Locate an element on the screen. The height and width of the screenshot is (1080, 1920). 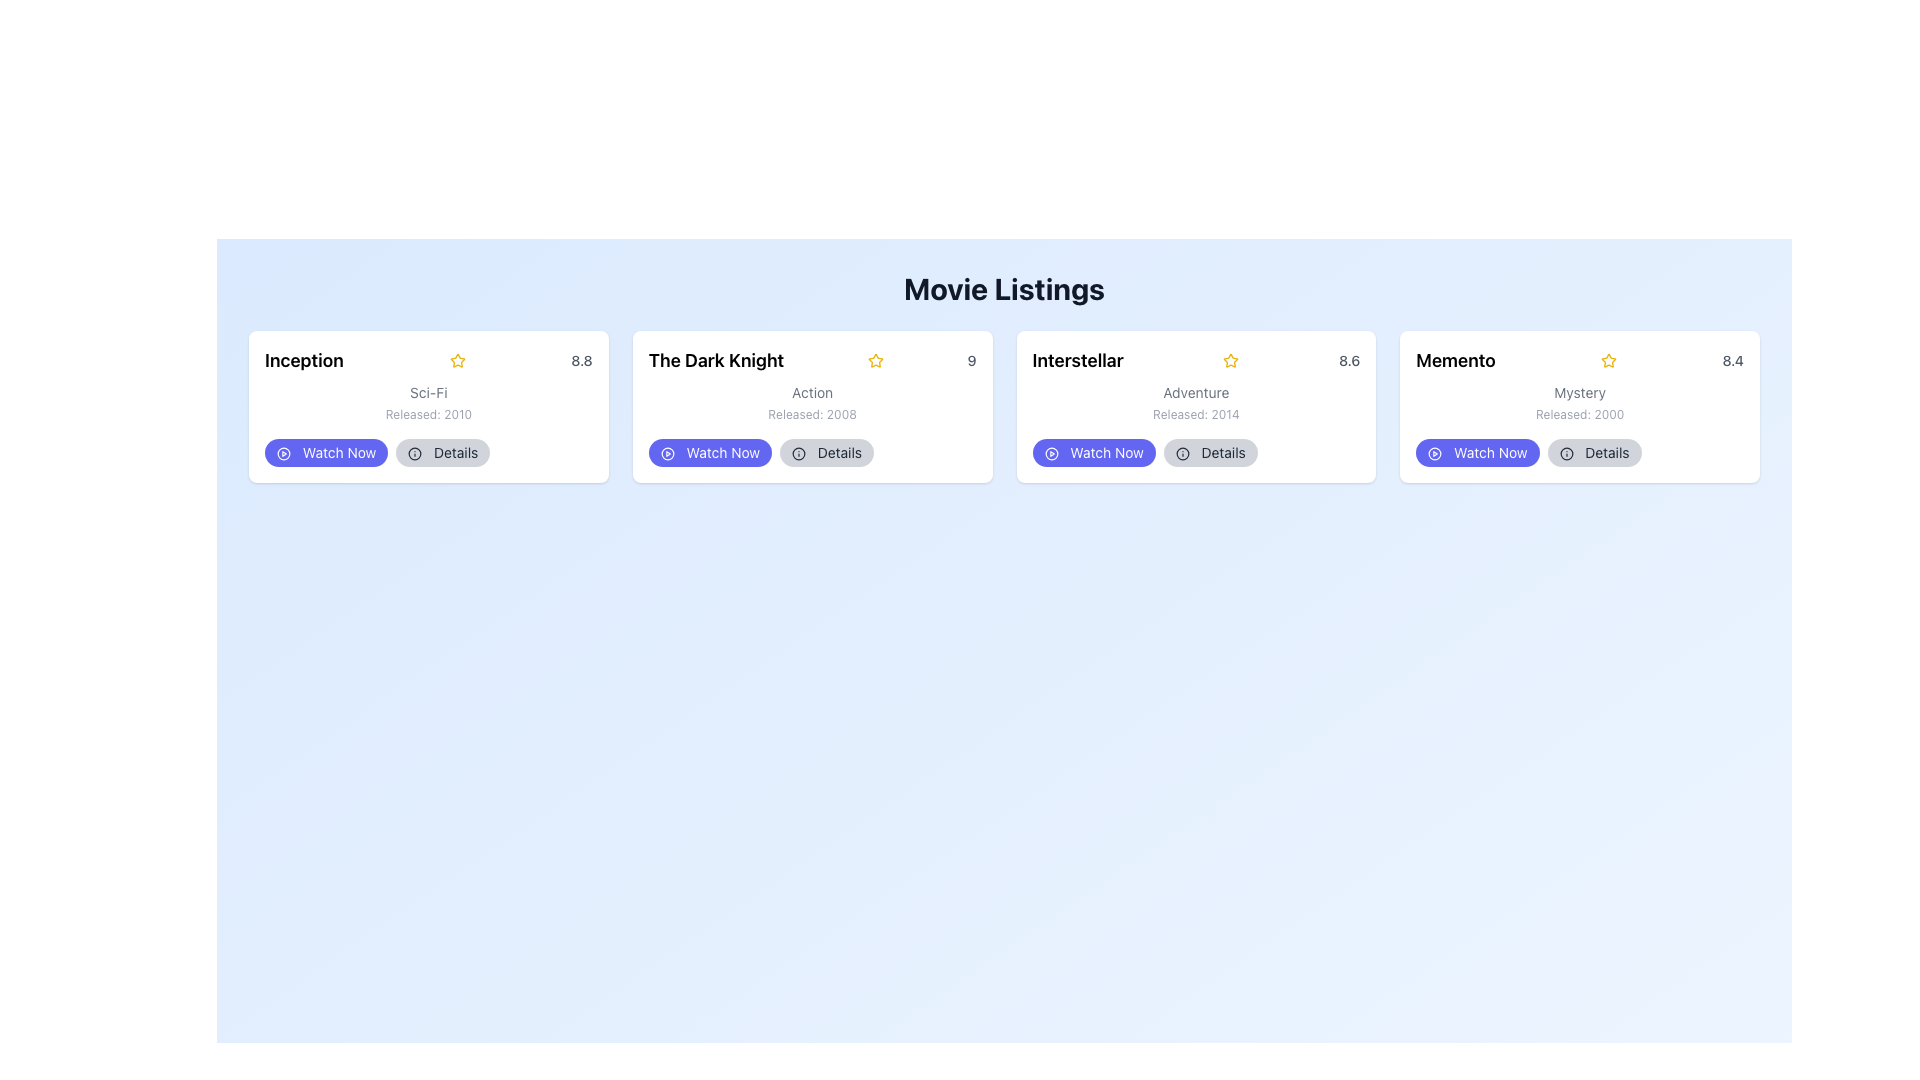
the text label displaying '8.8' in gray color, located at the far-right end of the Inception movie card is located at coordinates (581, 361).